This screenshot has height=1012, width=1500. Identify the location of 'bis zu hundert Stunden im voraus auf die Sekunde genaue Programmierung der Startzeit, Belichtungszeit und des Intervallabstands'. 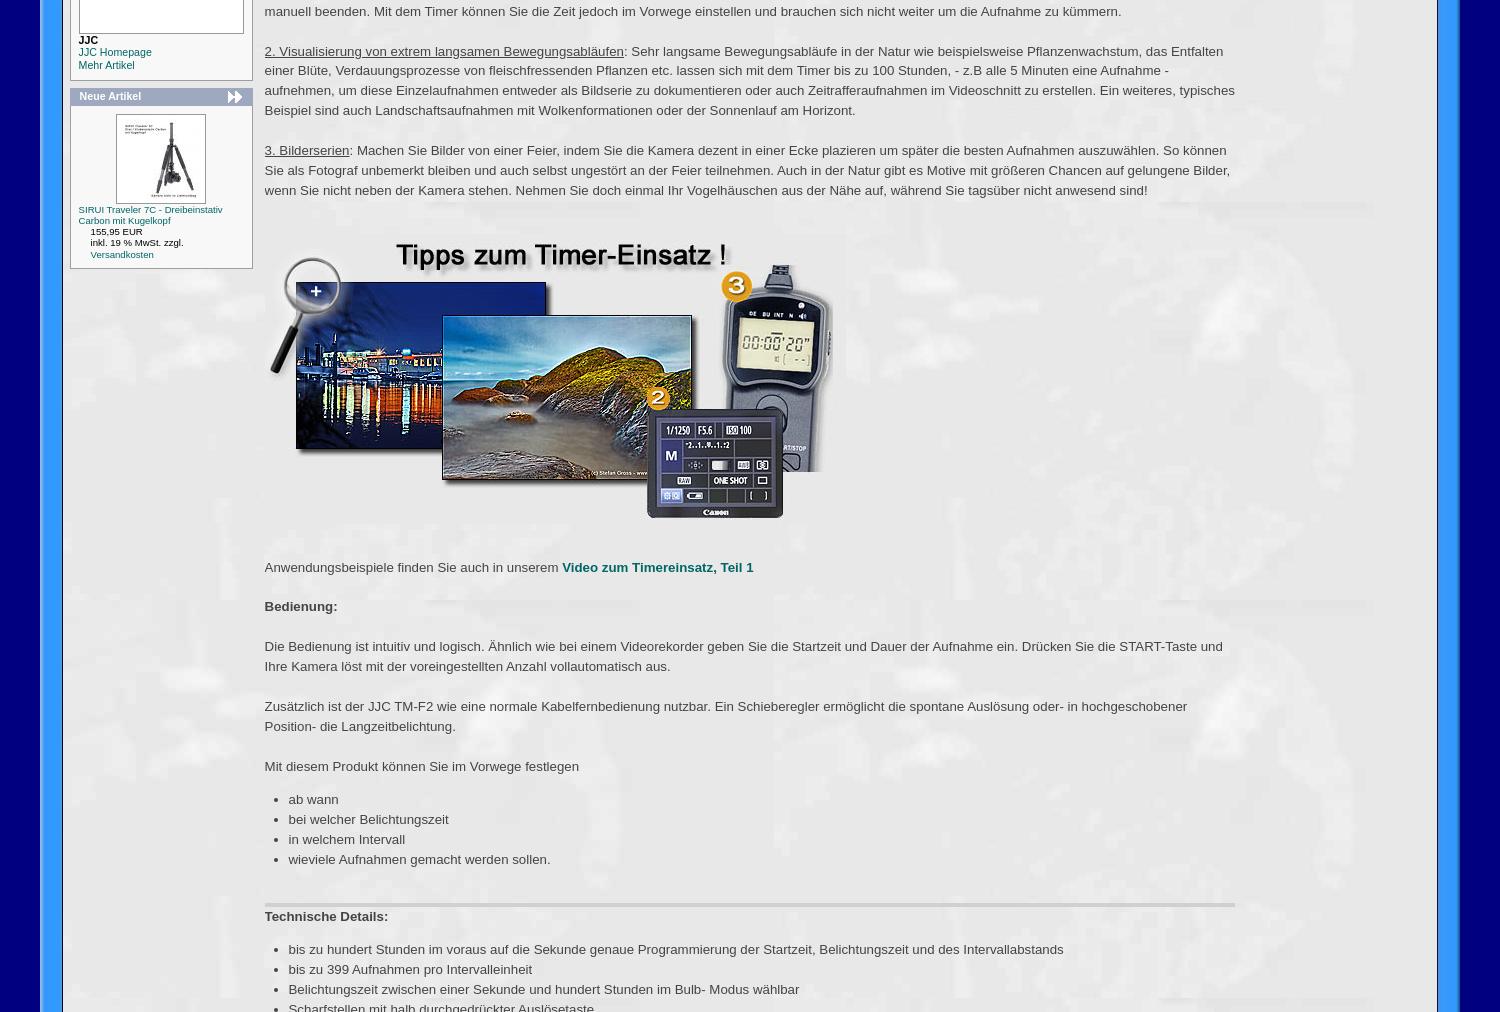
(675, 949).